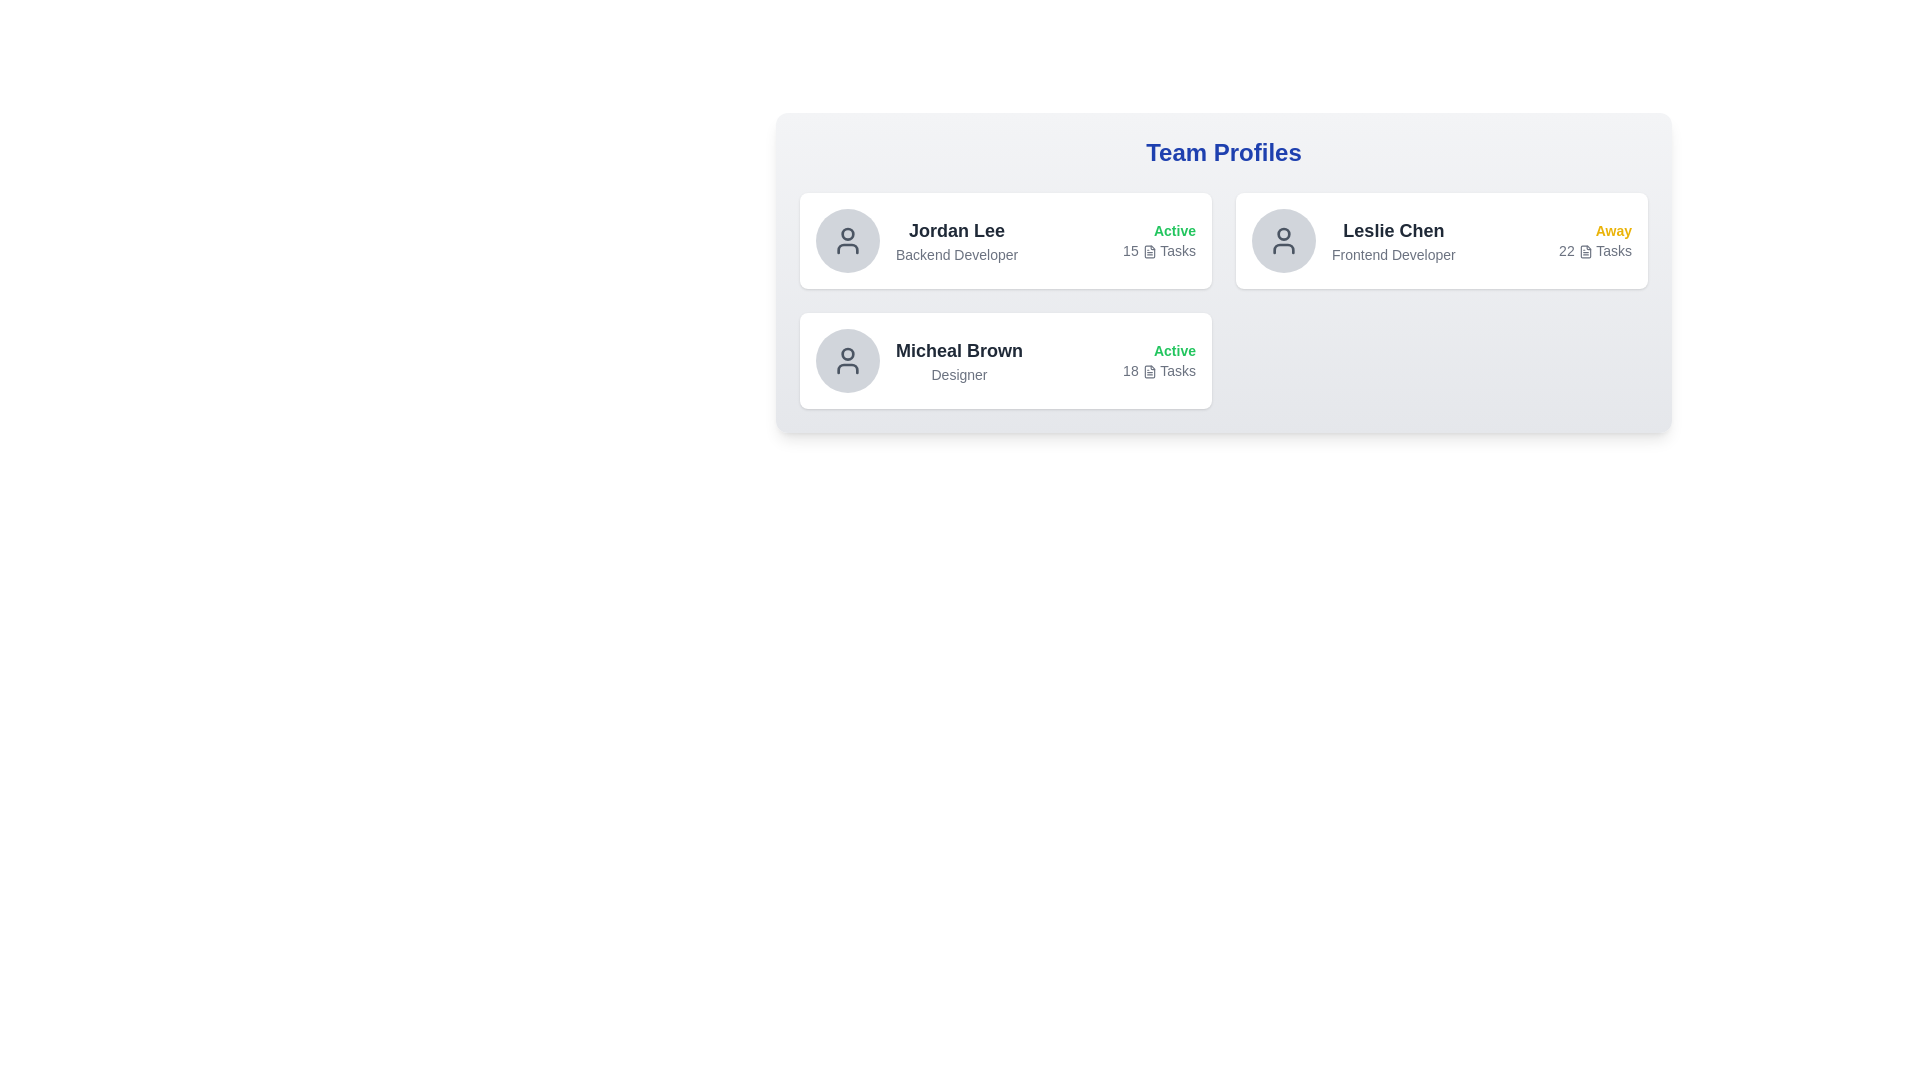 This screenshot has height=1080, width=1920. I want to click on the text display element that shows the name and role of a team member in the team profile interface, located on the second row of the left card in the grid, so click(958, 361).